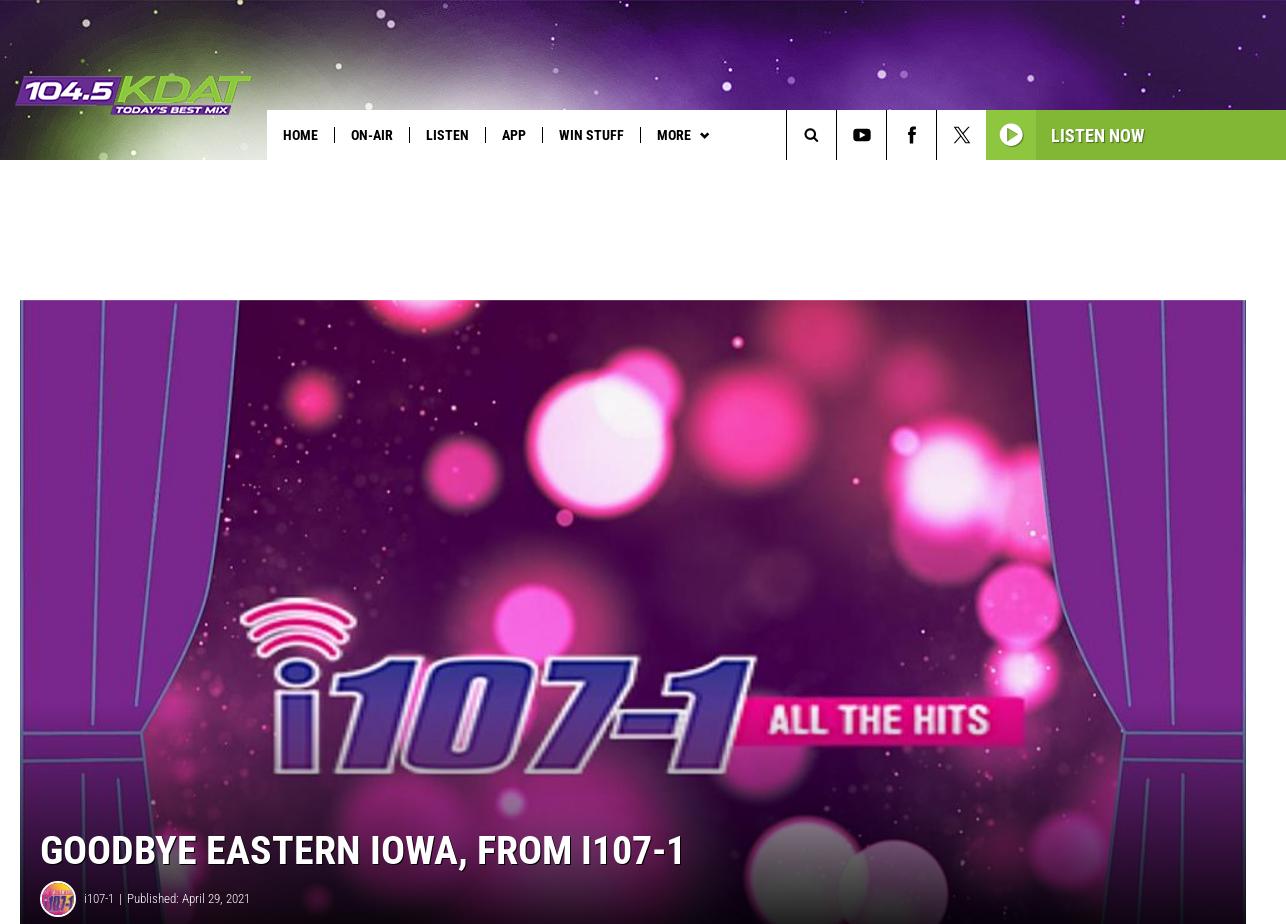 Image resolution: width=1286 pixels, height=924 pixels. I want to click on 'Home', so click(300, 134).